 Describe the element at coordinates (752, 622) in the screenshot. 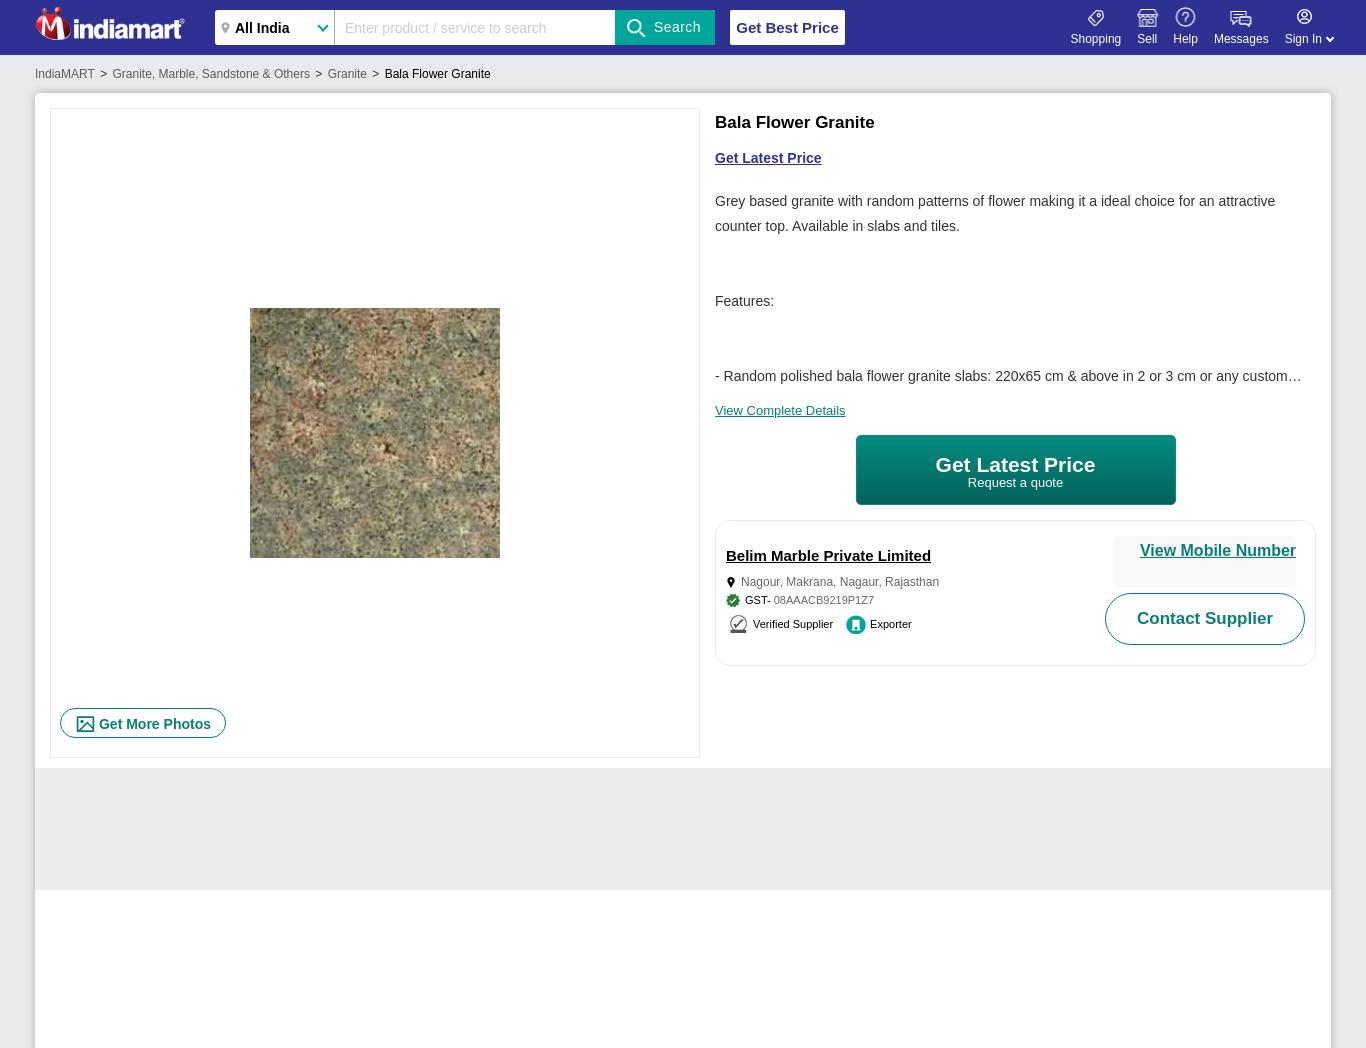

I see `'Verified Supplier'` at that location.